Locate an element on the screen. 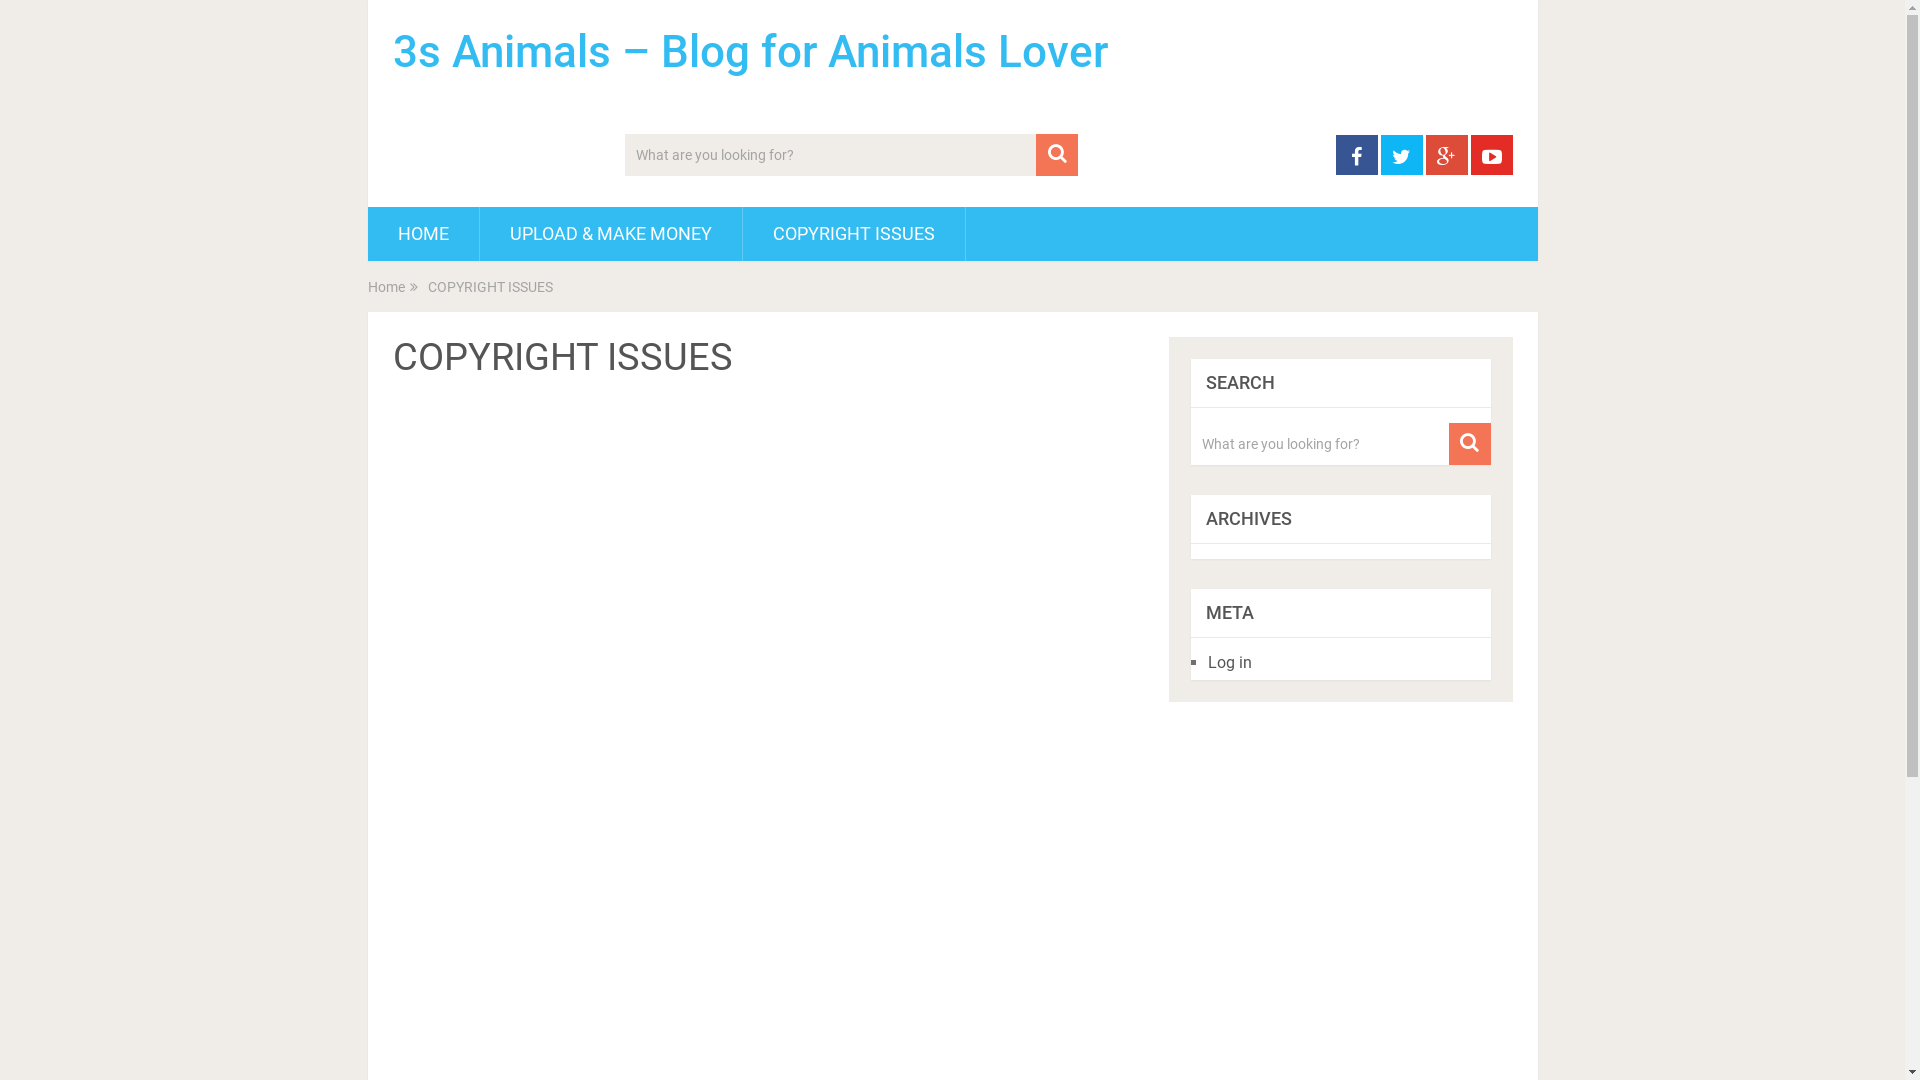  'COPYRIGHT ISSUES' is located at coordinates (853, 233).